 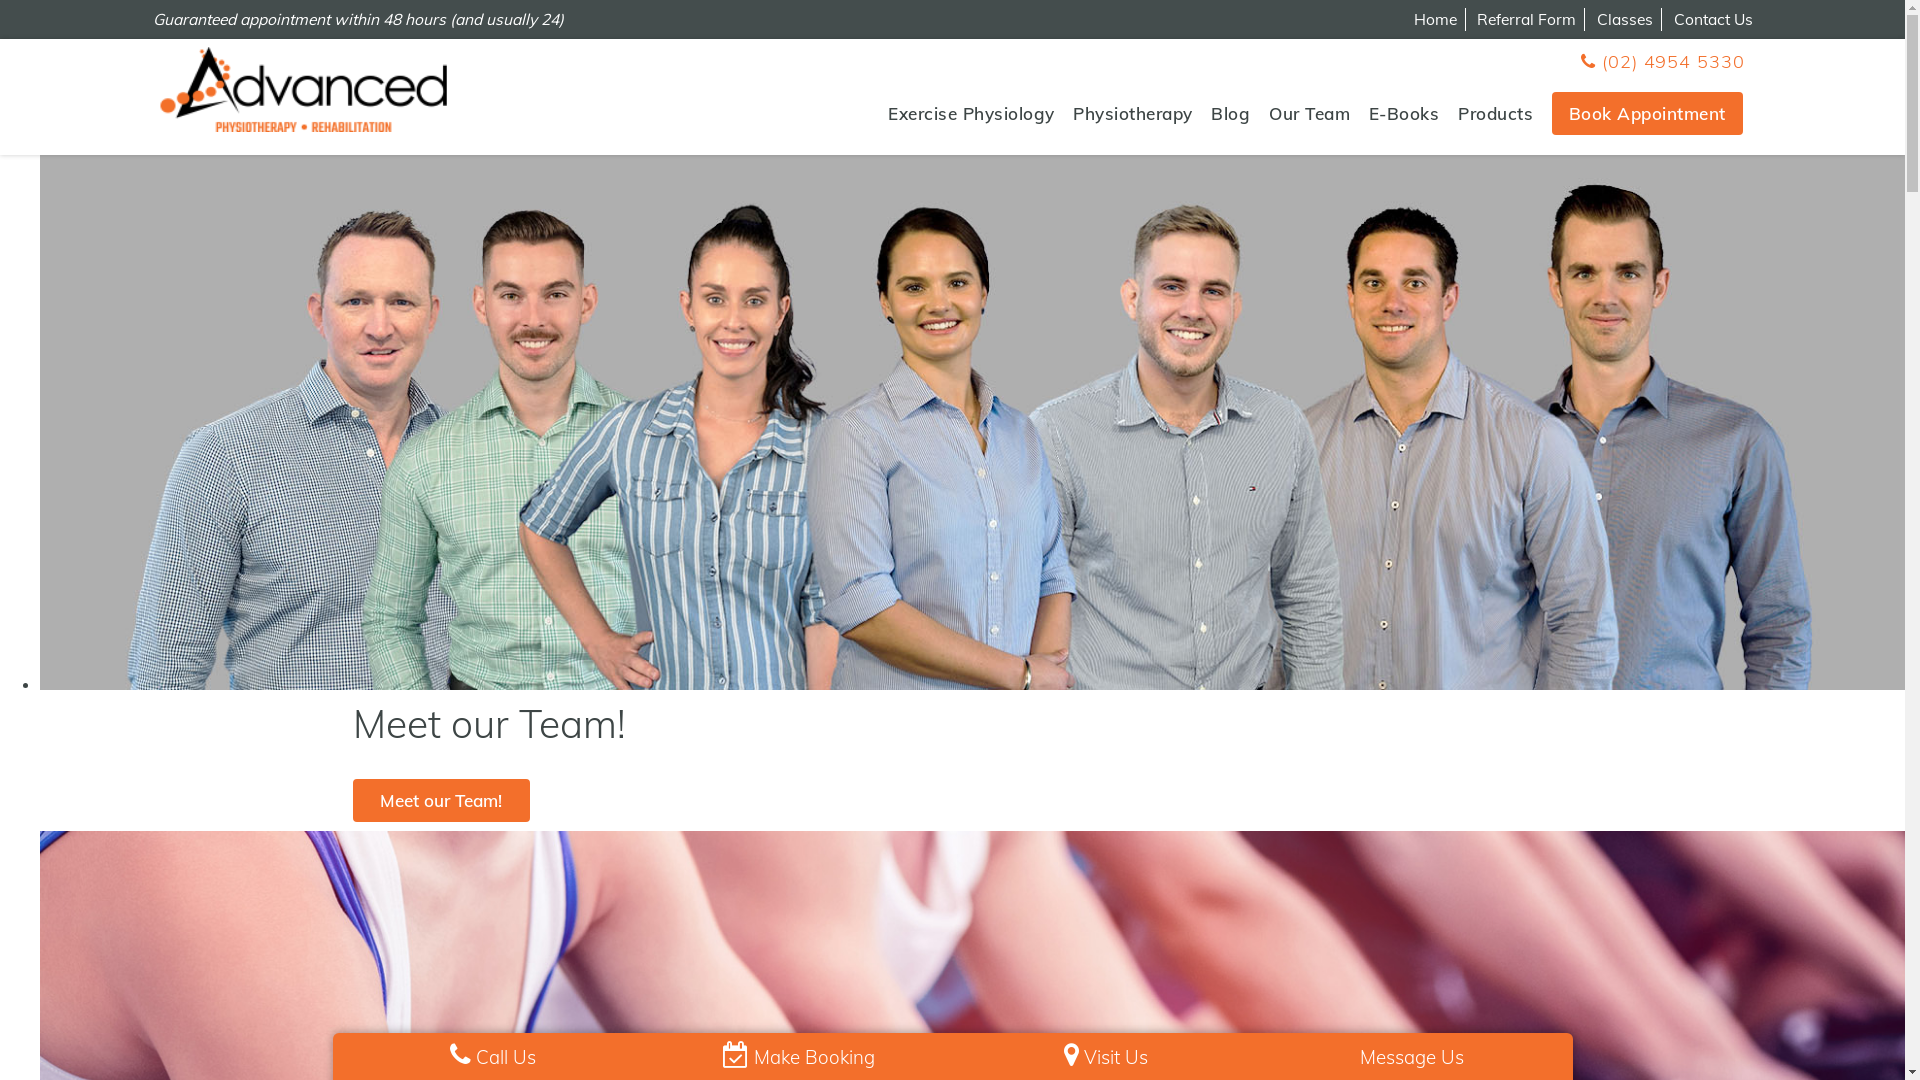 I want to click on 'Meet our Team!', so click(x=351, y=799).